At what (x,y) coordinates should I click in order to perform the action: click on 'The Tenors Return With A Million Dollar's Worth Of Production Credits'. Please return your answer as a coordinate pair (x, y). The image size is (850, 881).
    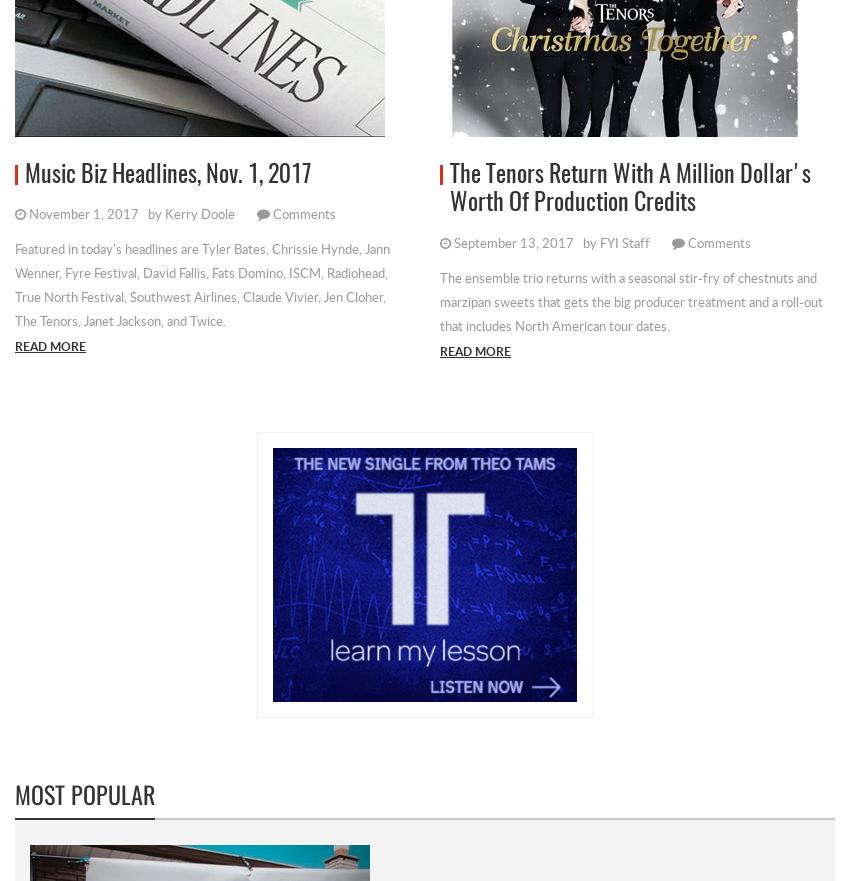
    Looking at the image, I should click on (629, 189).